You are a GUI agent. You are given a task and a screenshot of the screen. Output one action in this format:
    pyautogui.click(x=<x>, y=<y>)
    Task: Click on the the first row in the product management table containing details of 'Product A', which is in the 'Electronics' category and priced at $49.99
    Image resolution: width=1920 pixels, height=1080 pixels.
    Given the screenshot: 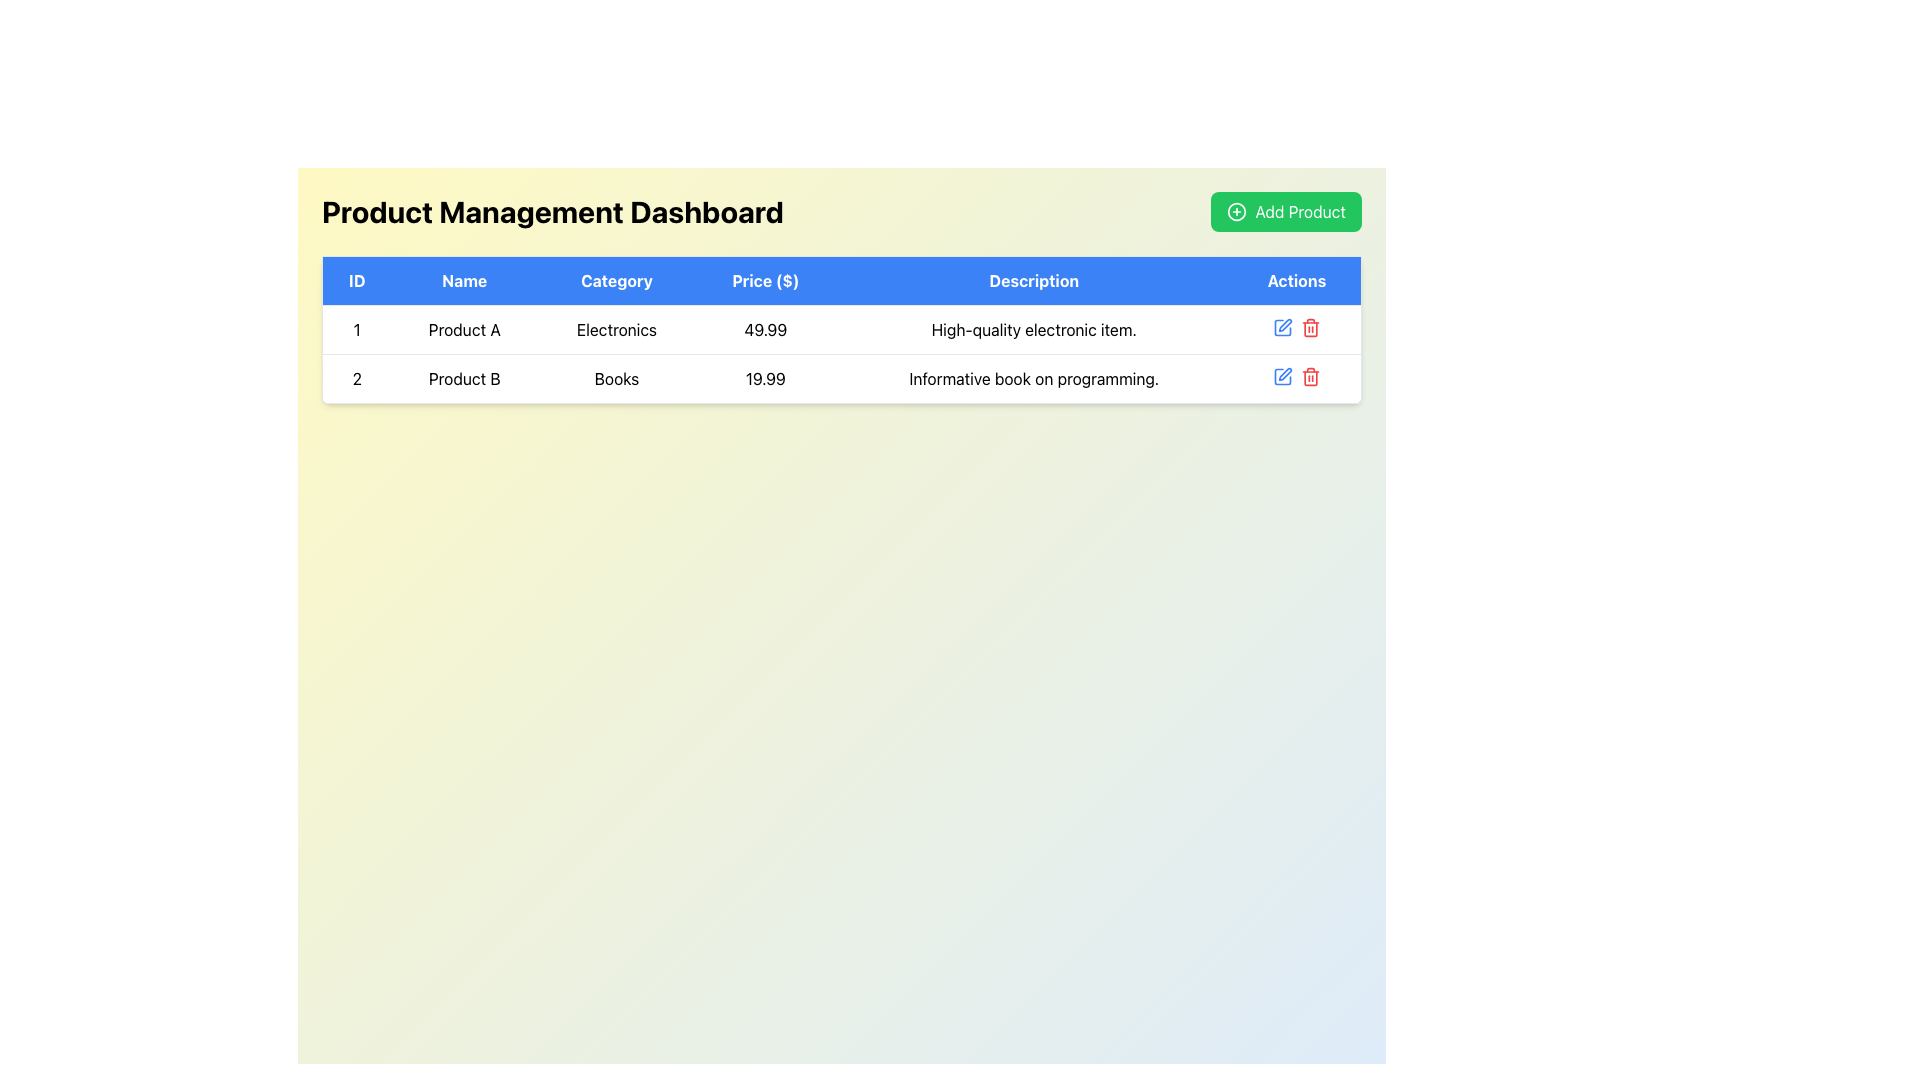 What is the action you would take?
    pyautogui.click(x=841, y=329)
    